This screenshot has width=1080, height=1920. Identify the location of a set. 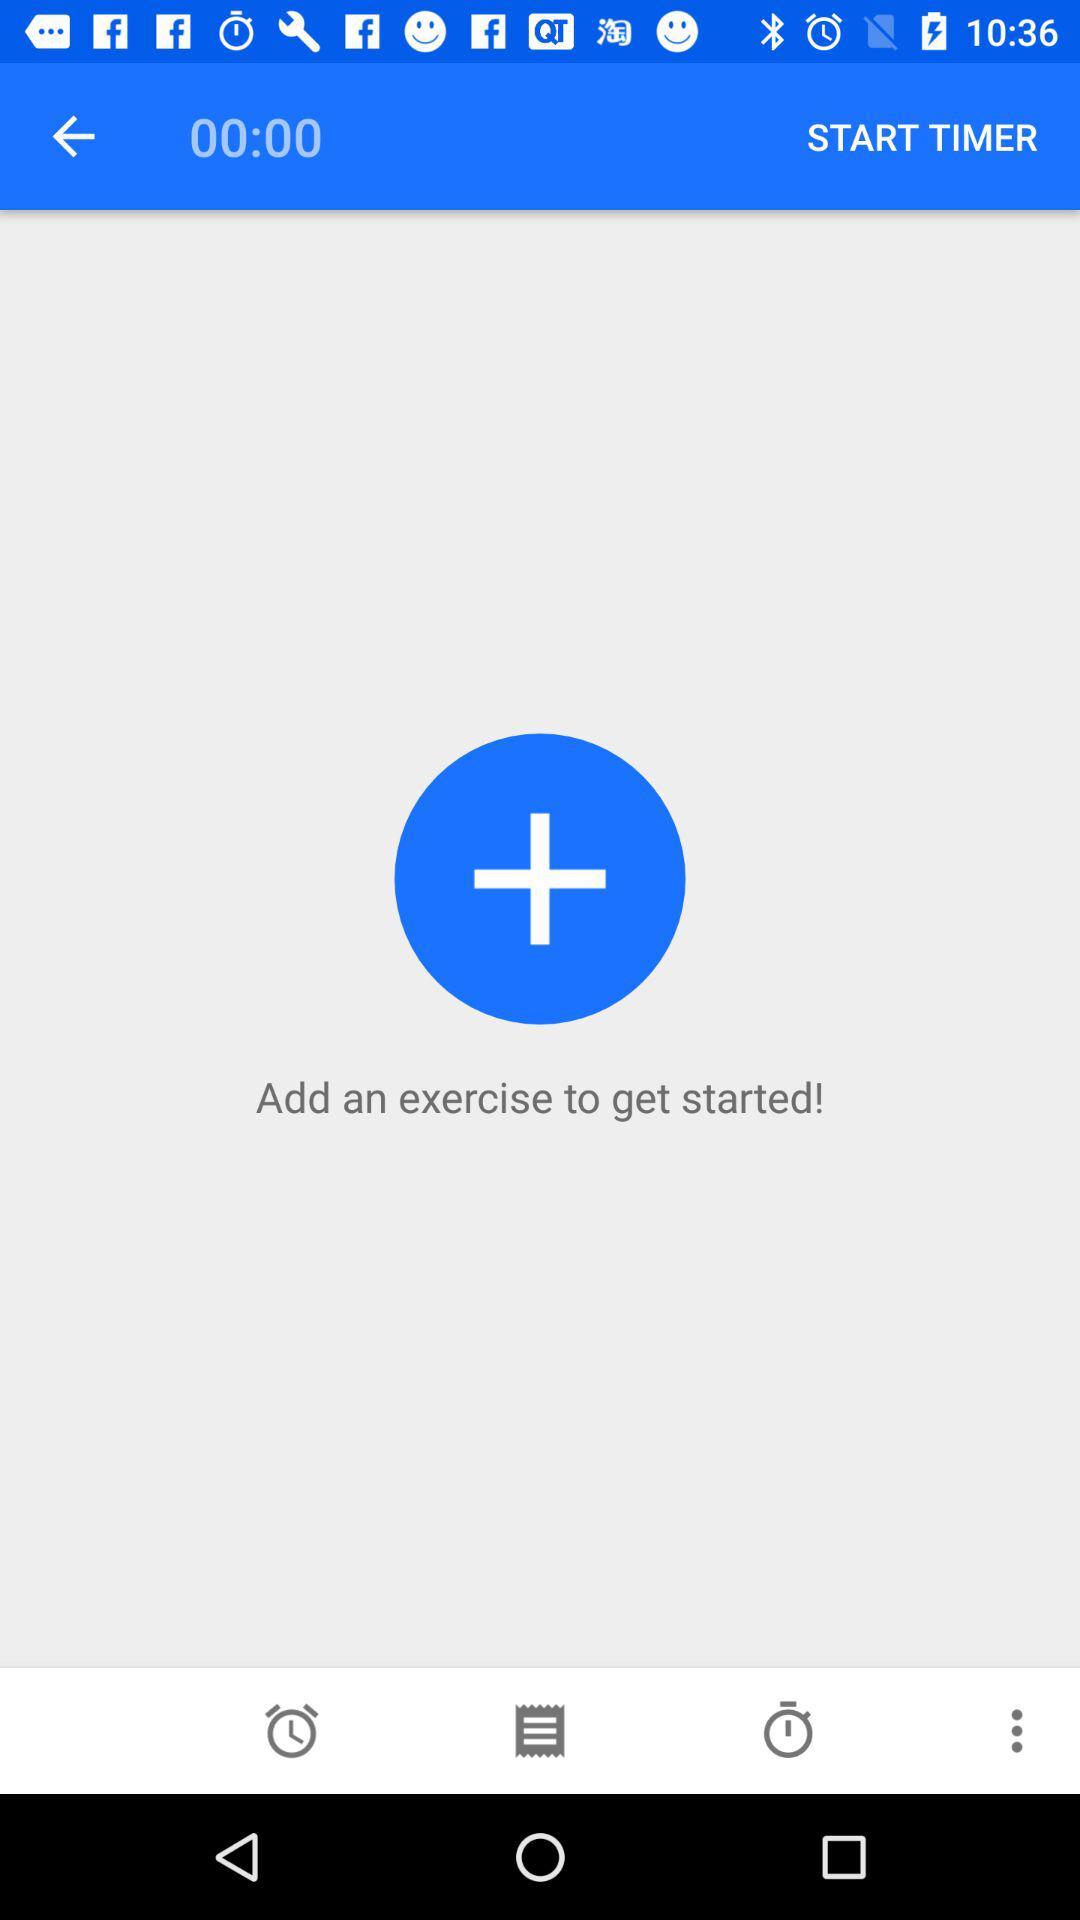
(291, 1730).